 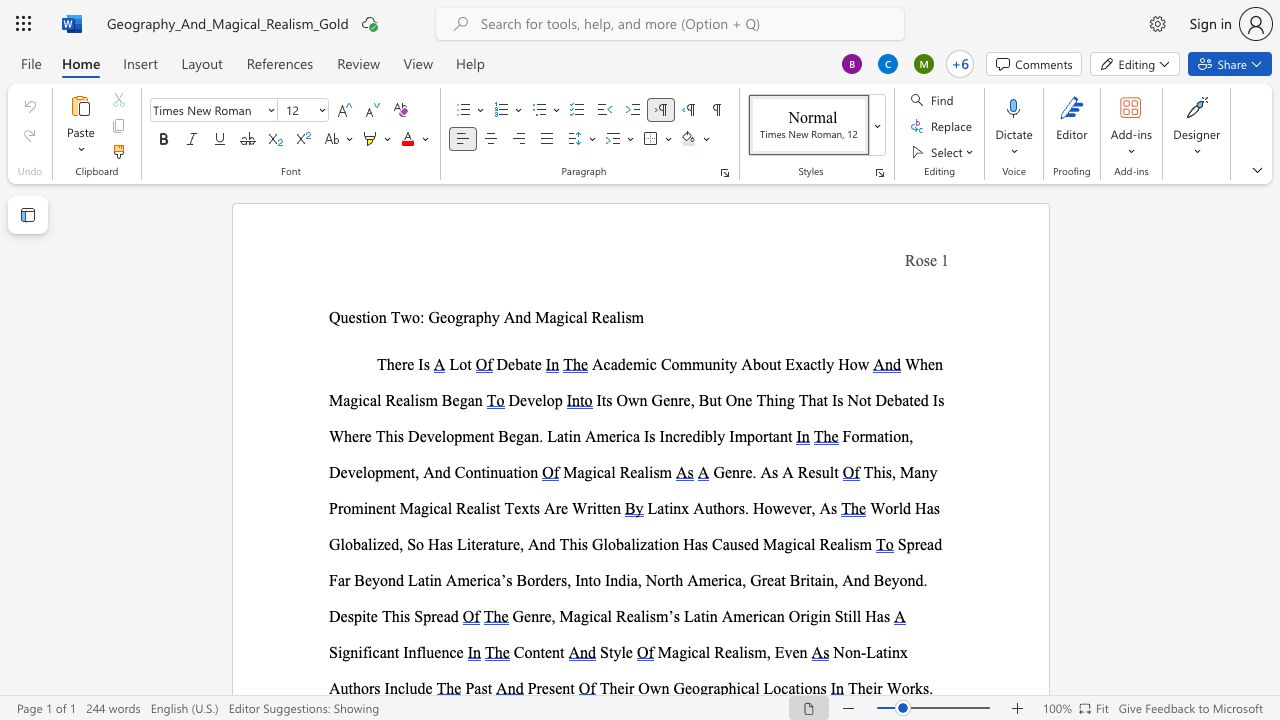 What do you see at coordinates (698, 652) in the screenshot?
I see `the space between the continuous character "c" and "a" in the text` at bounding box center [698, 652].